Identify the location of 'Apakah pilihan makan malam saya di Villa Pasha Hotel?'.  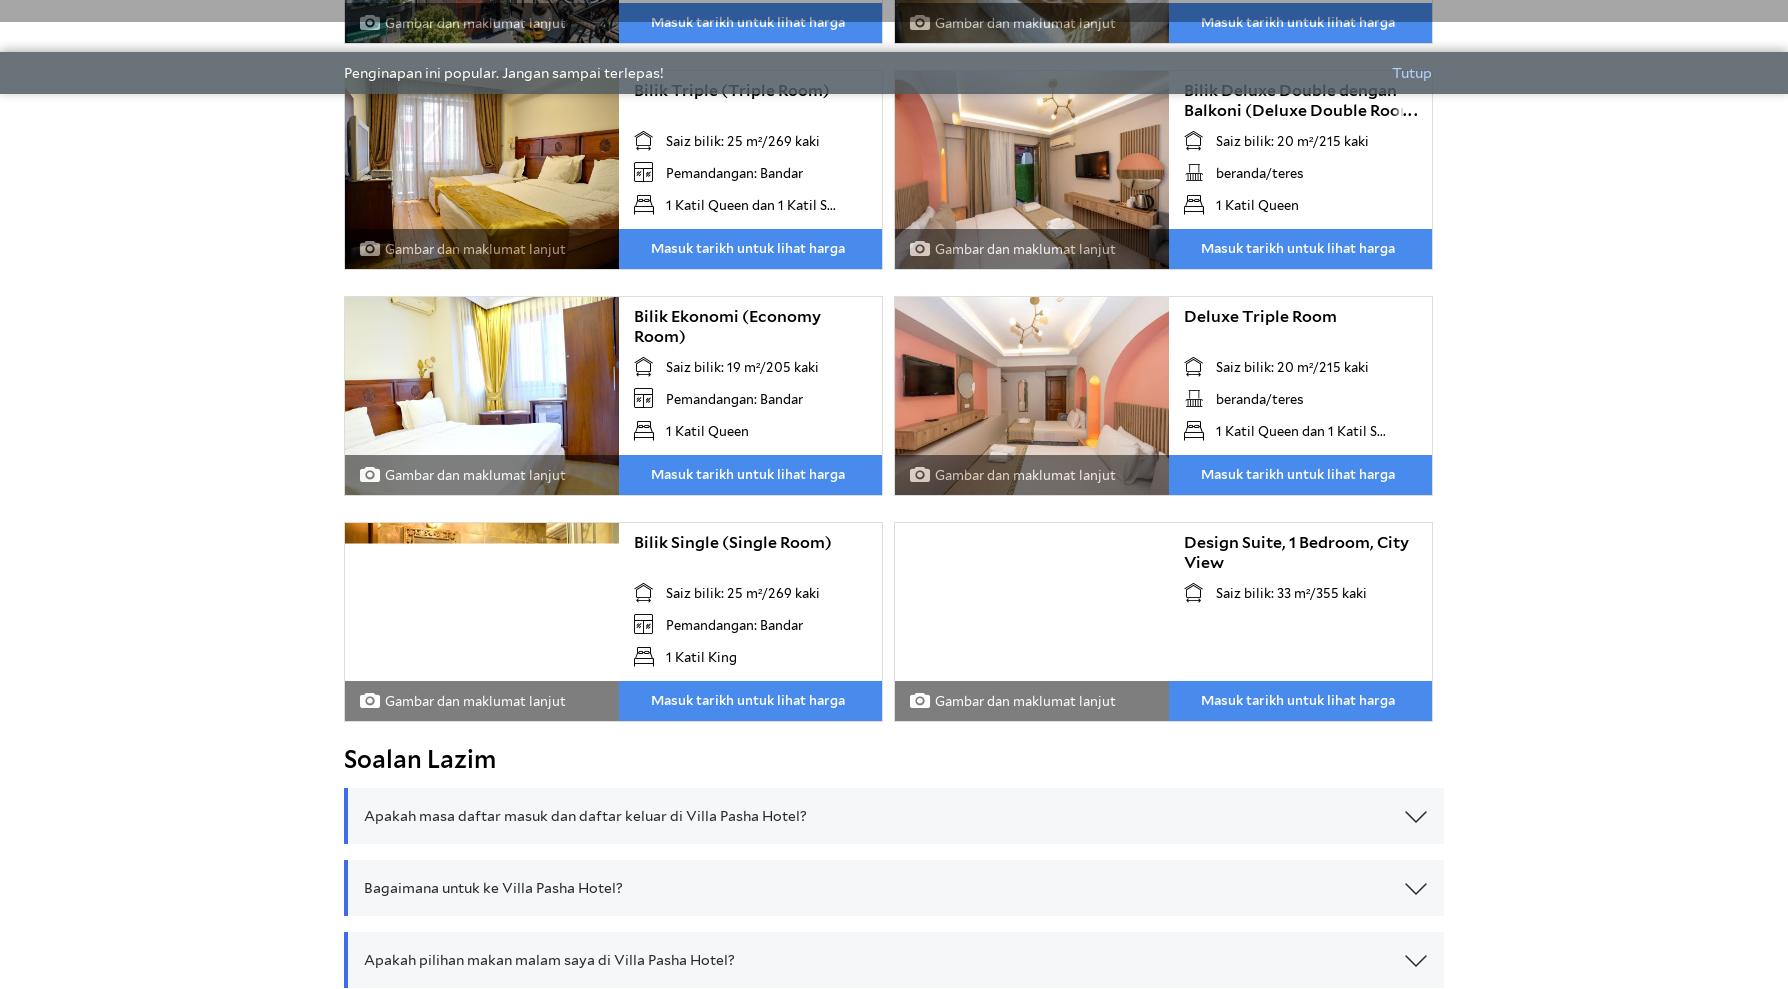
(549, 960).